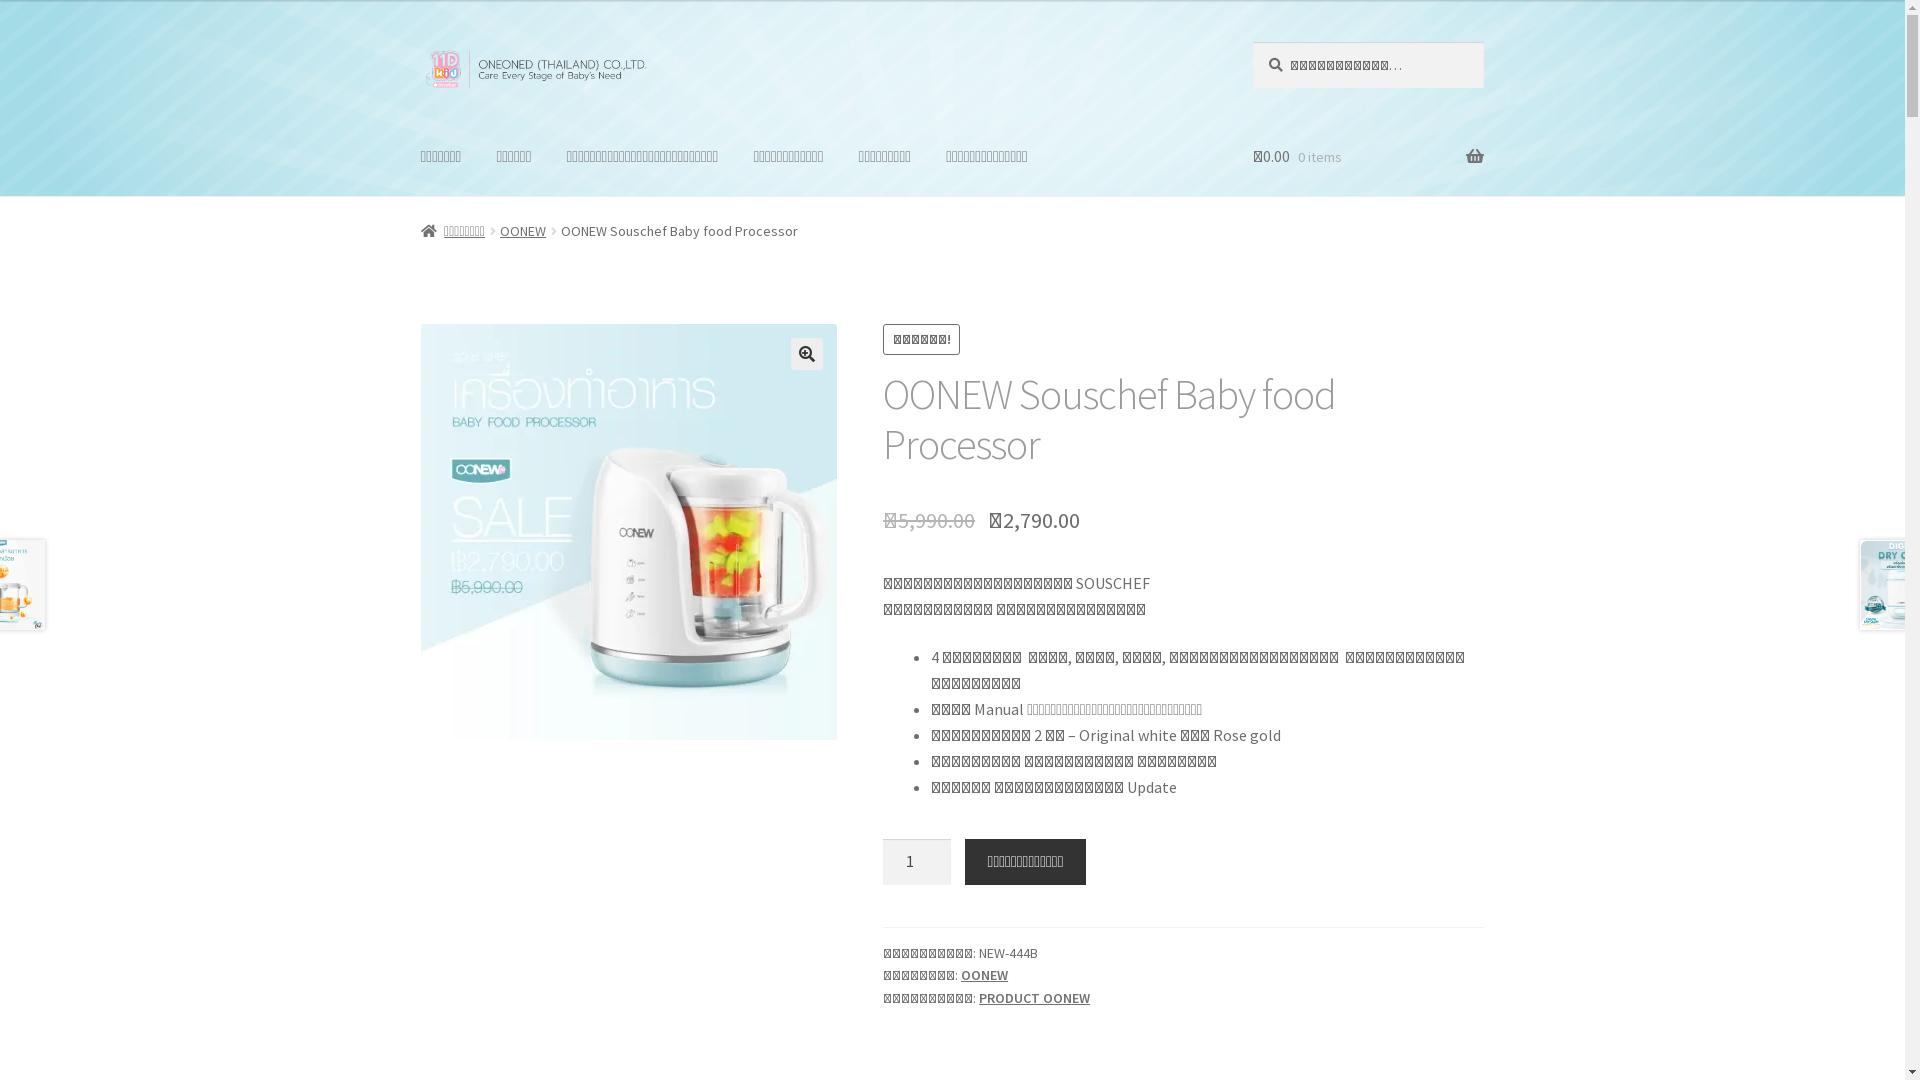 The width and height of the screenshot is (1920, 1080). Describe the element at coordinates (499, 230) in the screenshot. I see `'OONEW'` at that location.